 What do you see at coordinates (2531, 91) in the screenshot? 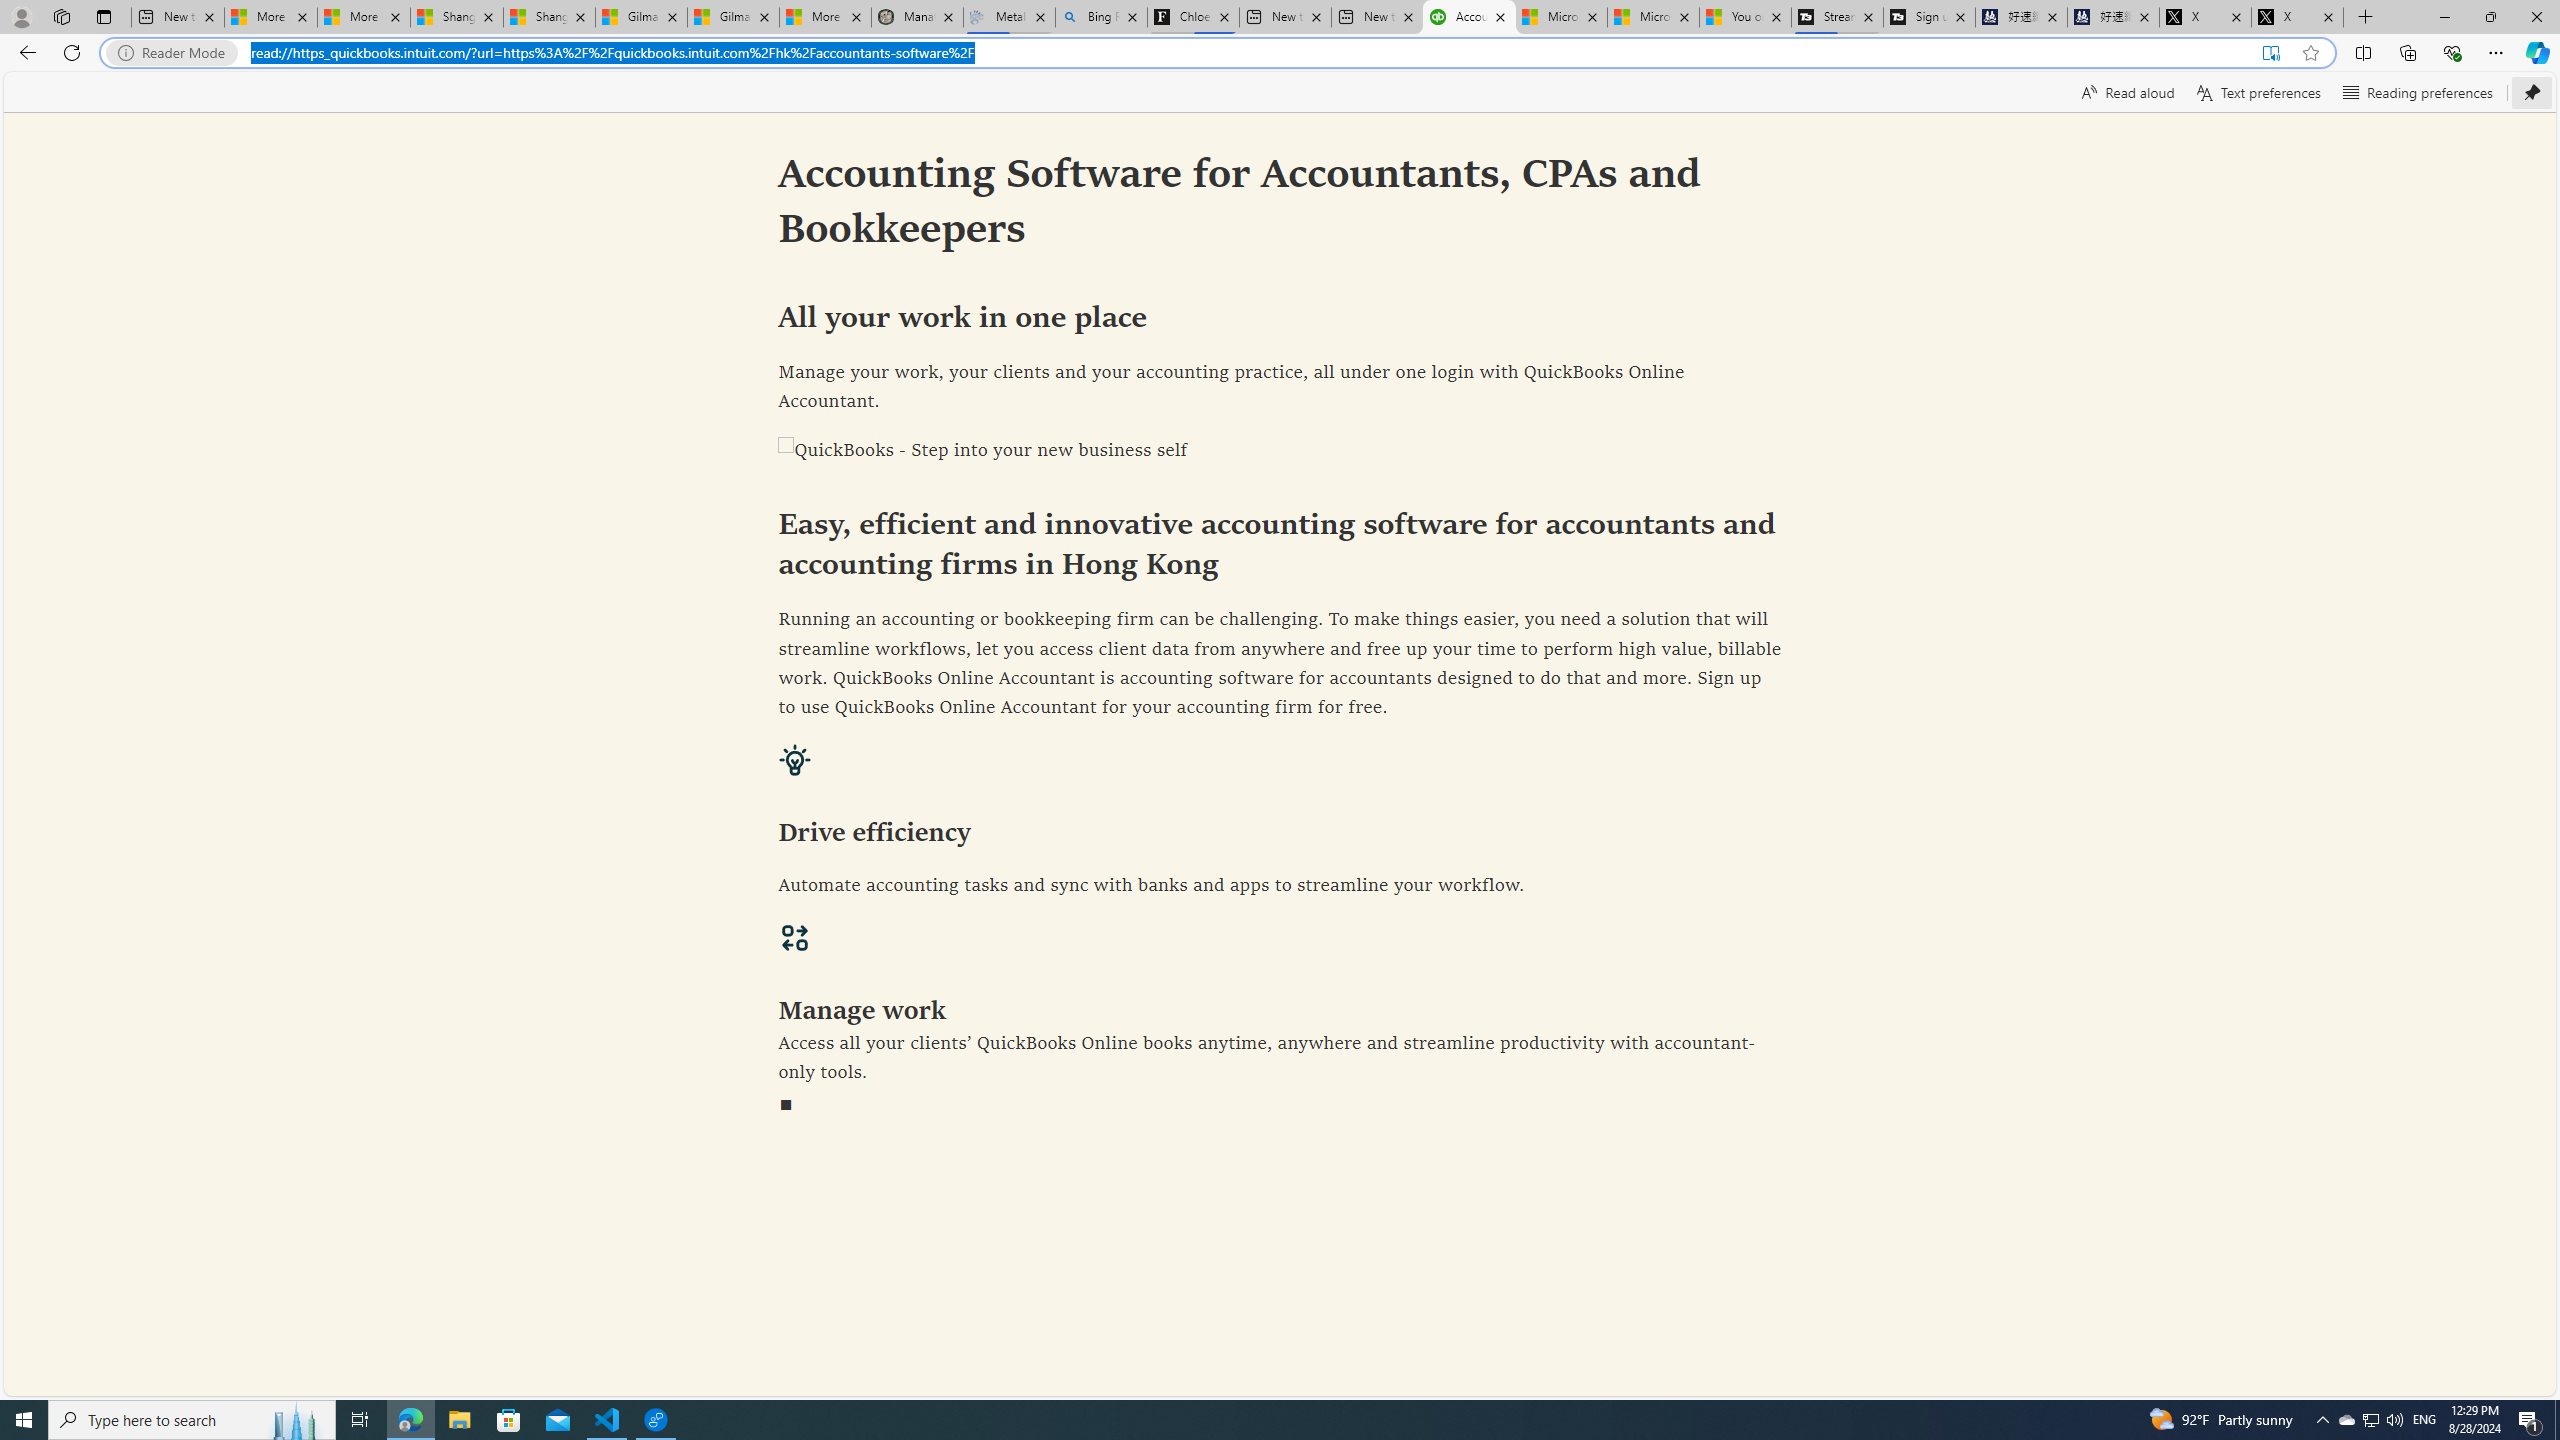
I see `'Unpin toolbar'` at bounding box center [2531, 91].